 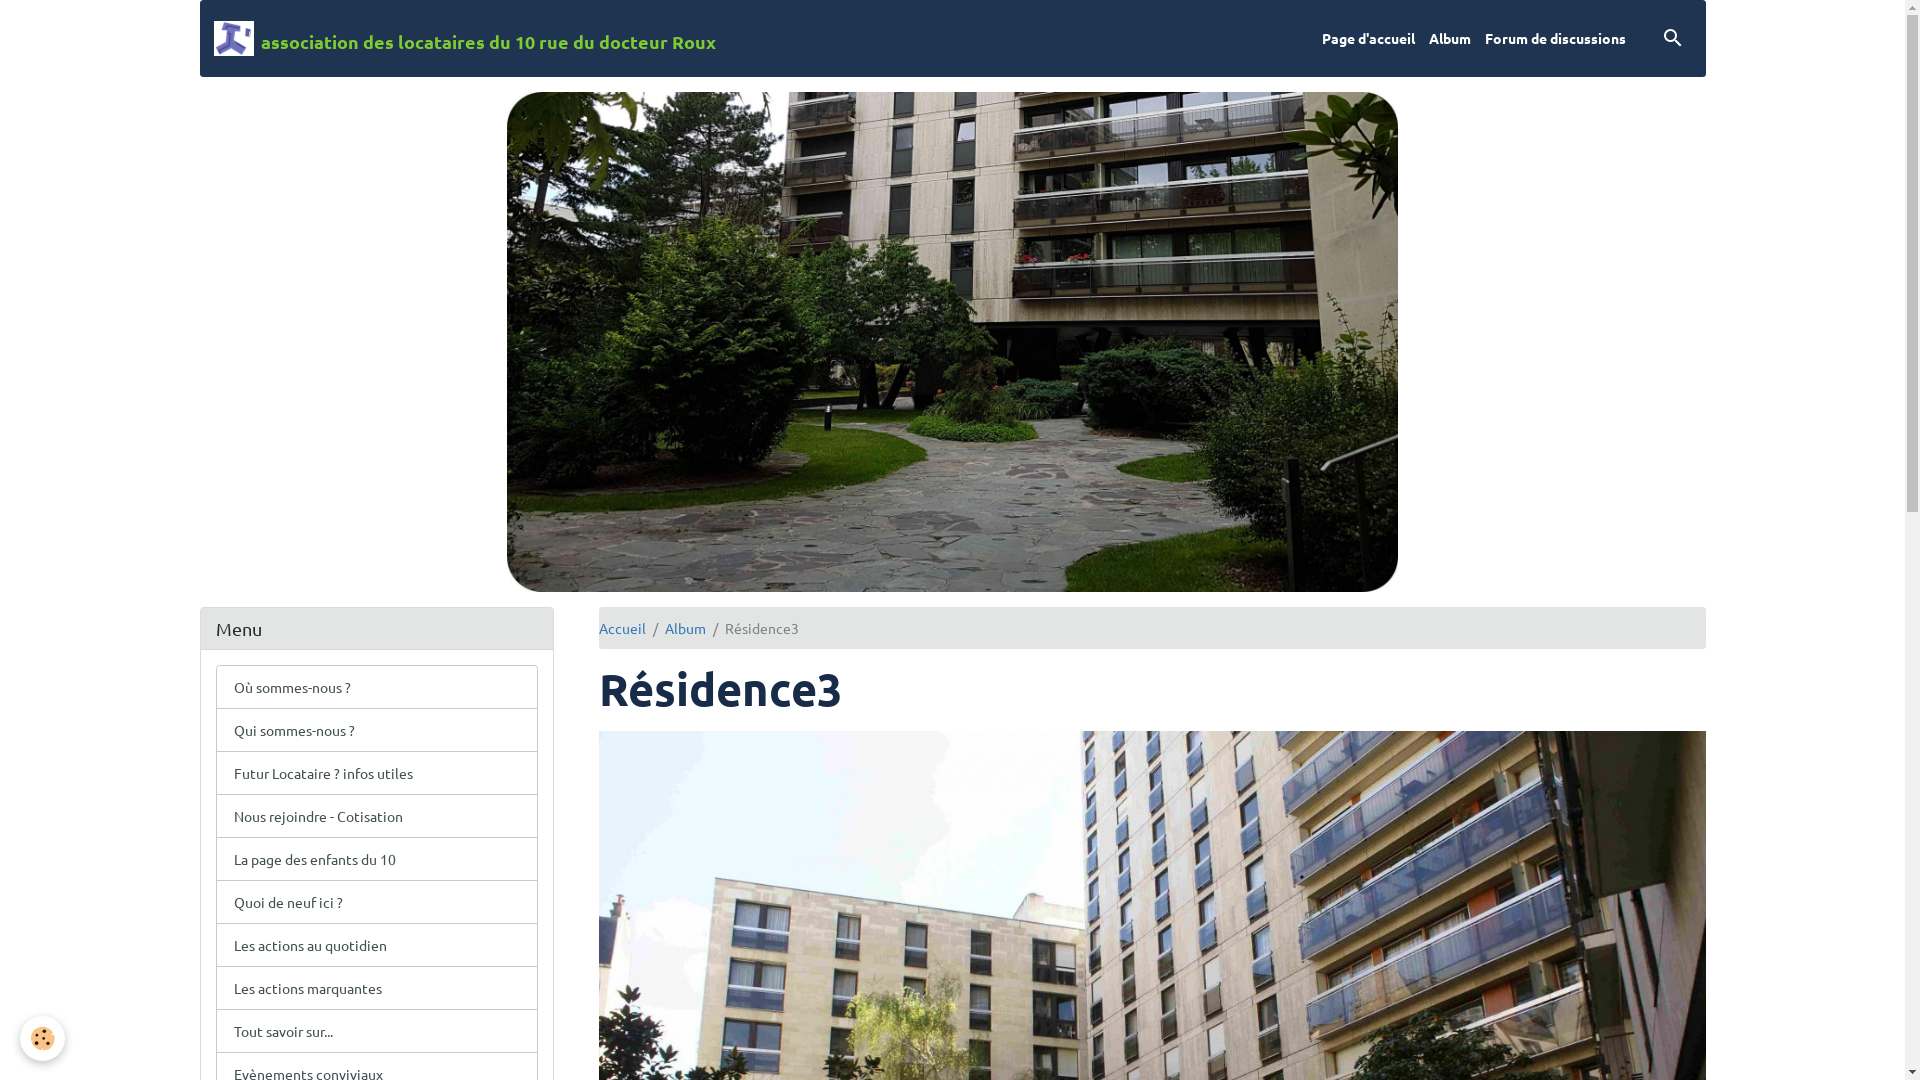 I want to click on 'Les actions au quotidien', so click(x=377, y=945).